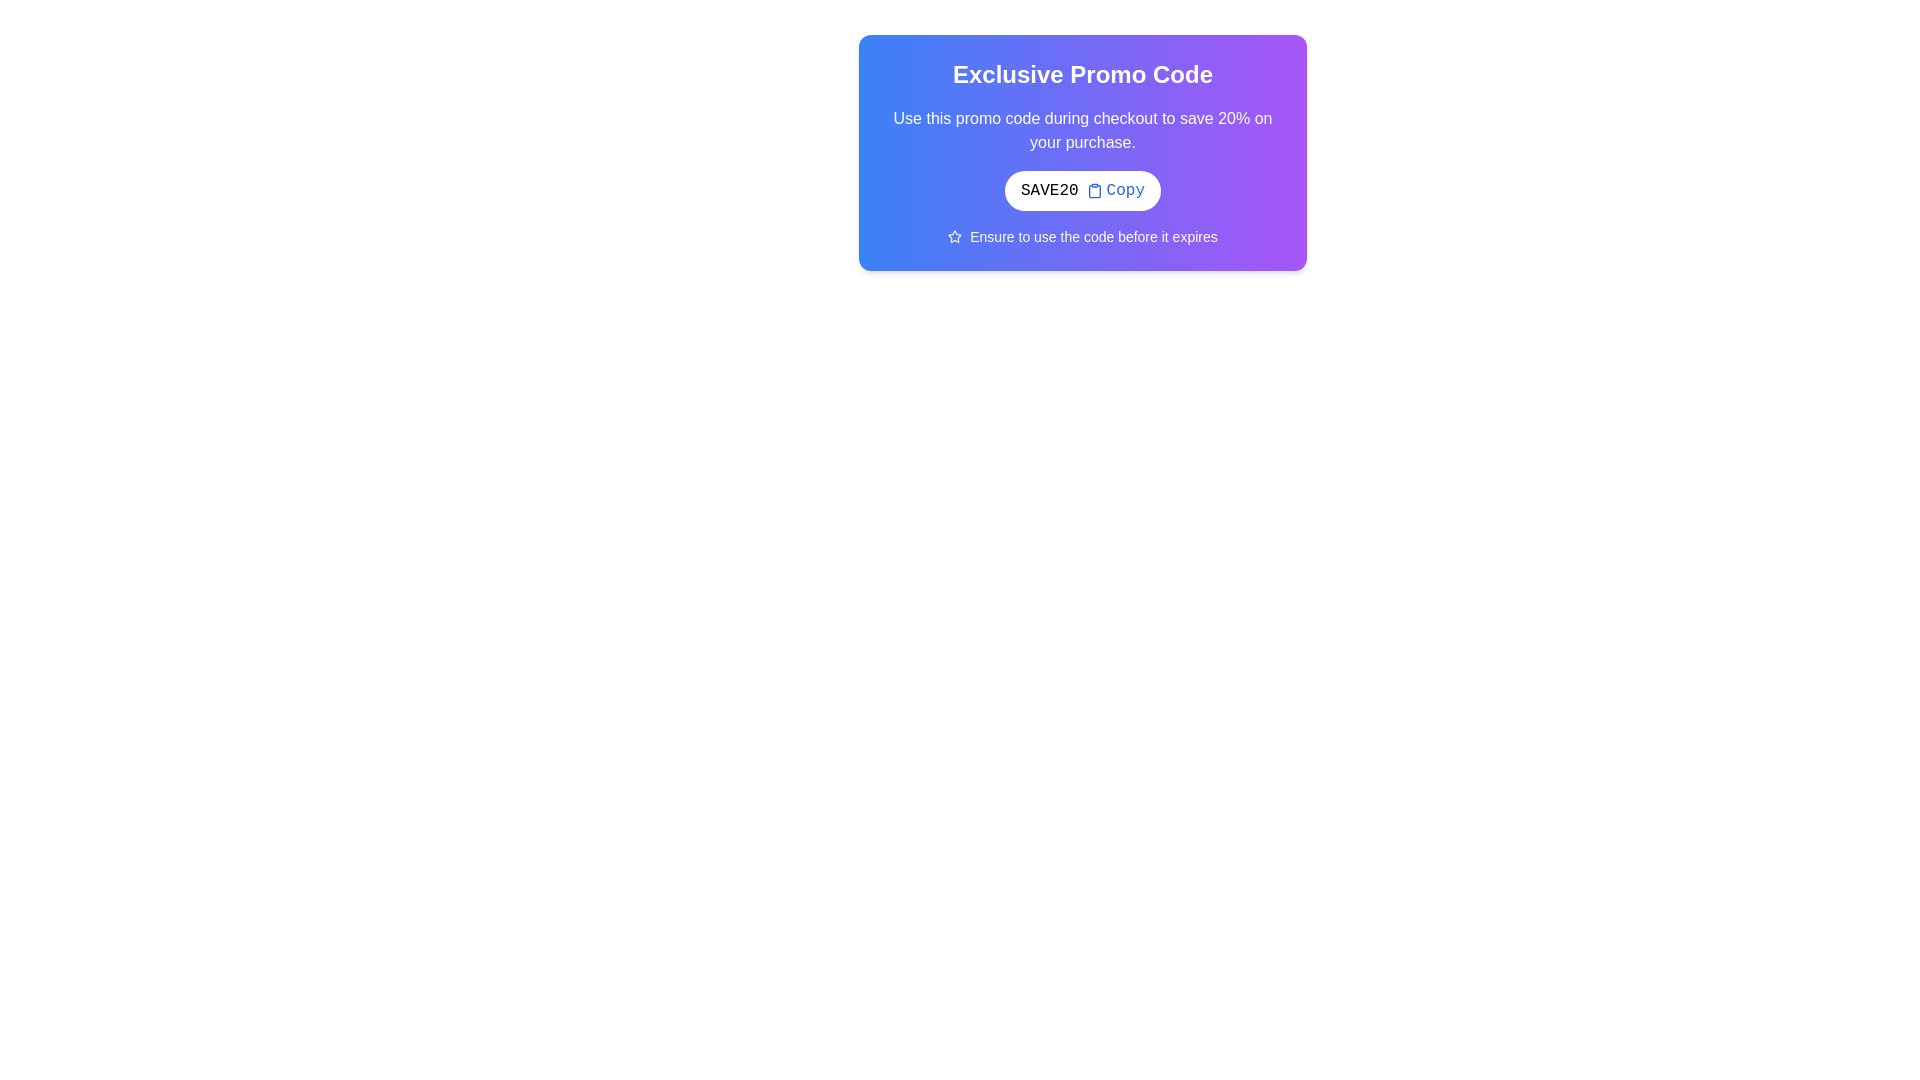  What do you see at coordinates (1082, 235) in the screenshot?
I see `the advisory text element that prompts the user to use the promo code before it expires, located below the 'SAVE20 Copy' button` at bounding box center [1082, 235].